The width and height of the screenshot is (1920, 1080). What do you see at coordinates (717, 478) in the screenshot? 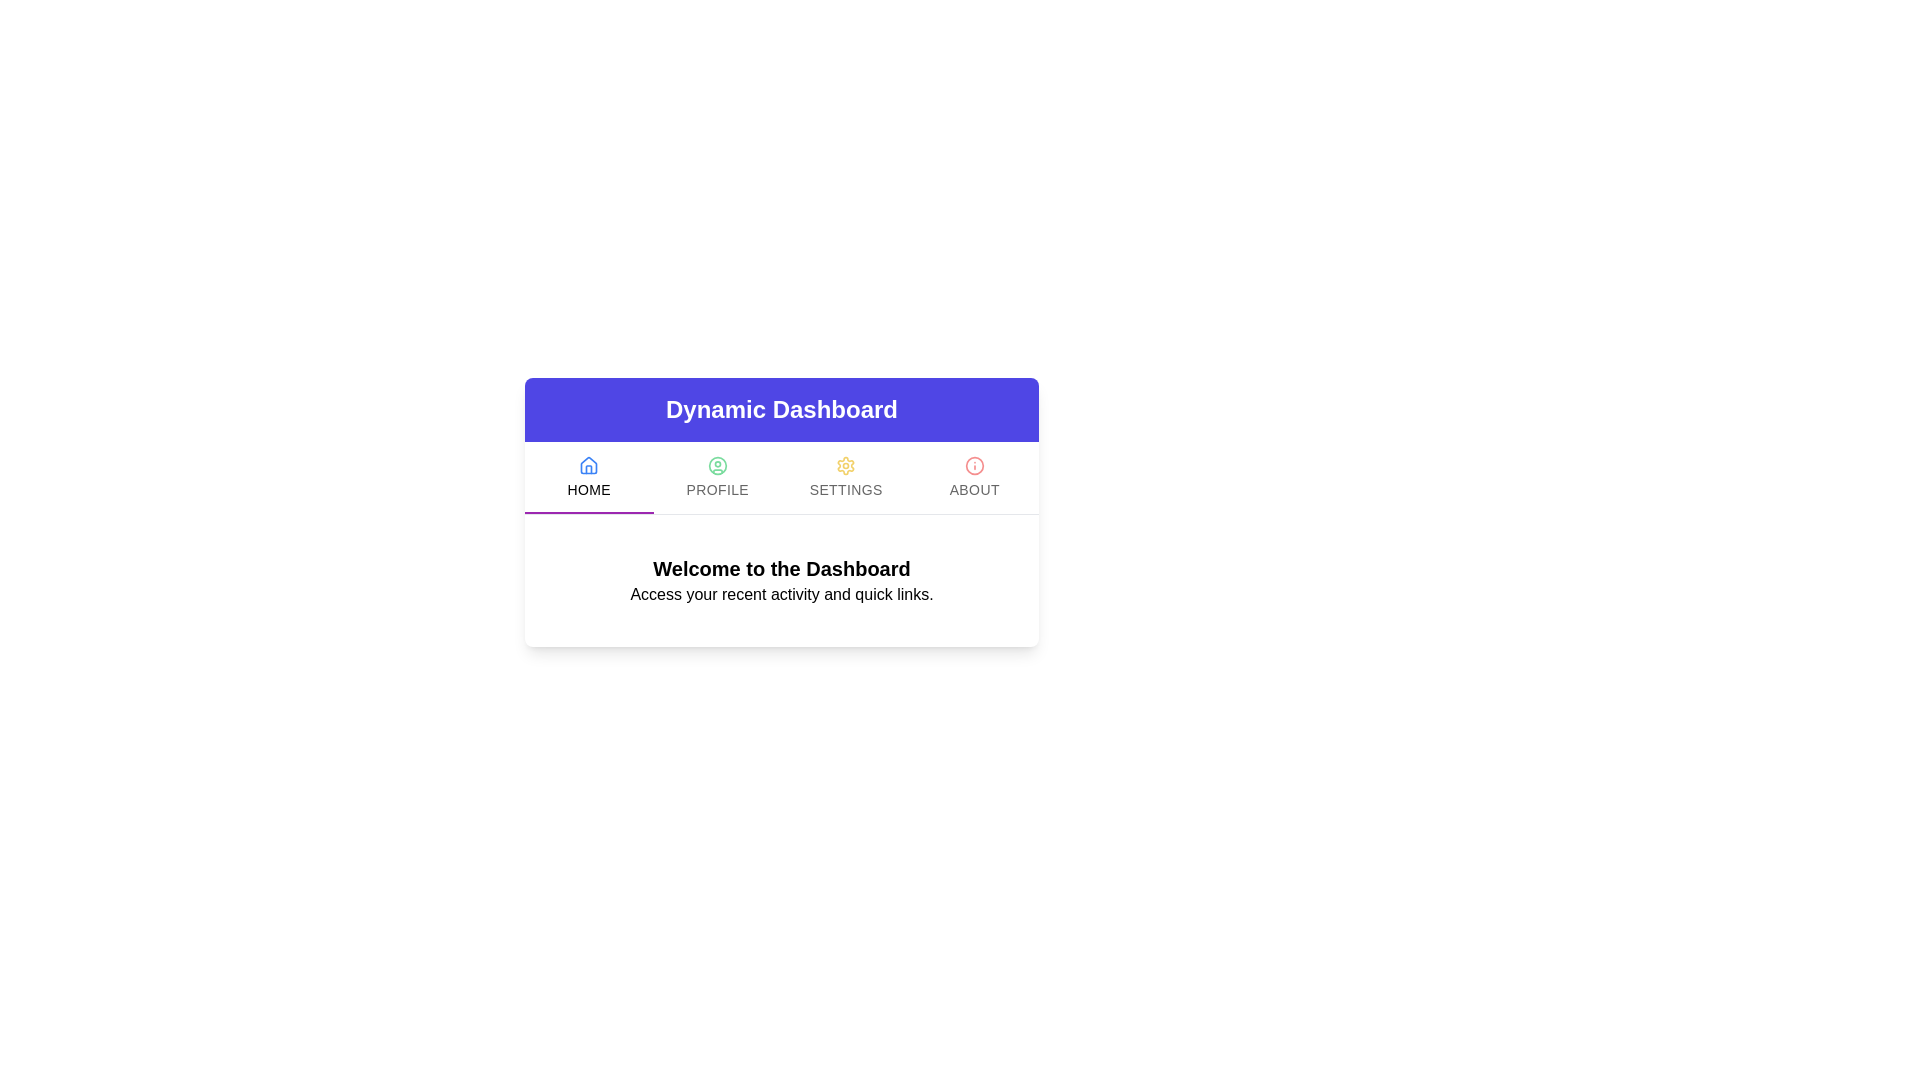
I see `the green circular user profile icon labeled 'Profile', which is the second tab in the horizontal tab panel` at bounding box center [717, 478].